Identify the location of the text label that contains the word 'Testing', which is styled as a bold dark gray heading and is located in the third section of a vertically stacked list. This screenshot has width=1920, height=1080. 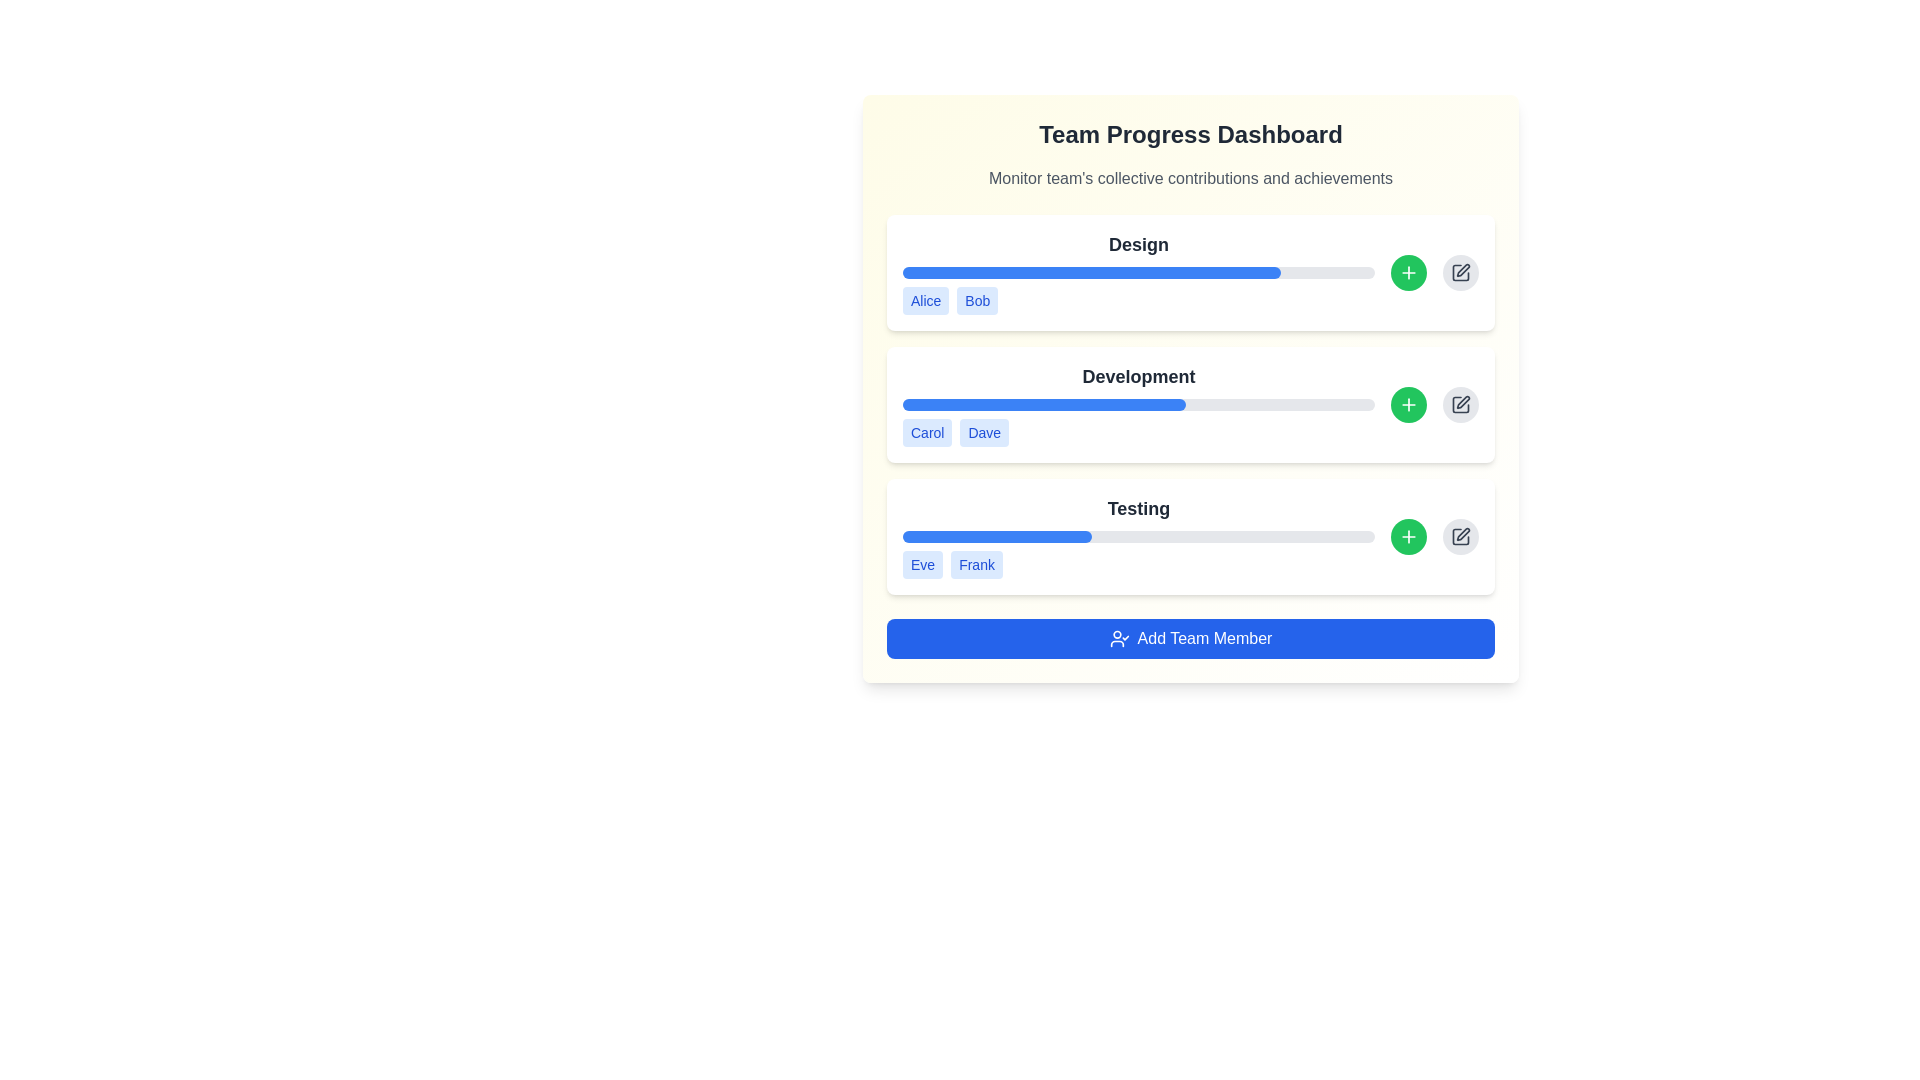
(1138, 508).